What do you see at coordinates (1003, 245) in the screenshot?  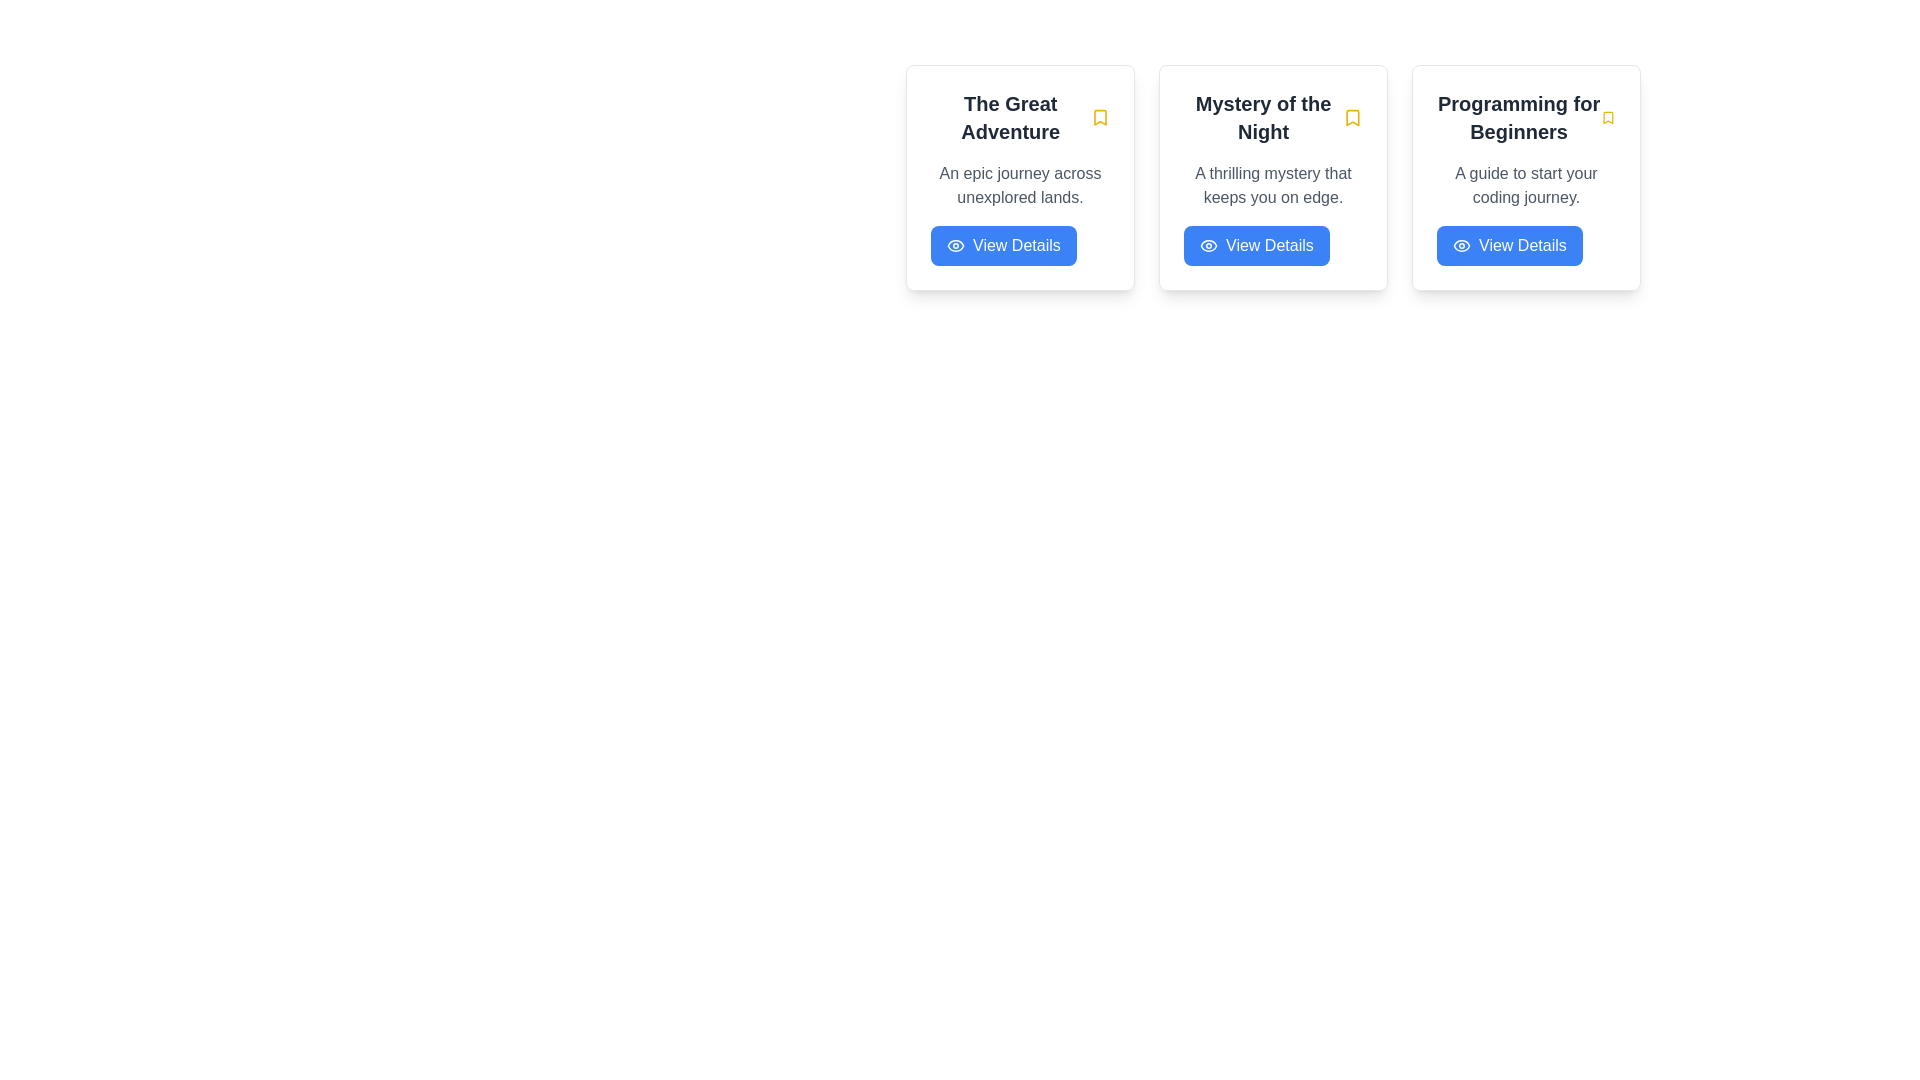 I see `the 'View Details' button, which has white text on a blue background and an eye icon, located at the bottom of the card titled 'The Great Adventure'` at bounding box center [1003, 245].